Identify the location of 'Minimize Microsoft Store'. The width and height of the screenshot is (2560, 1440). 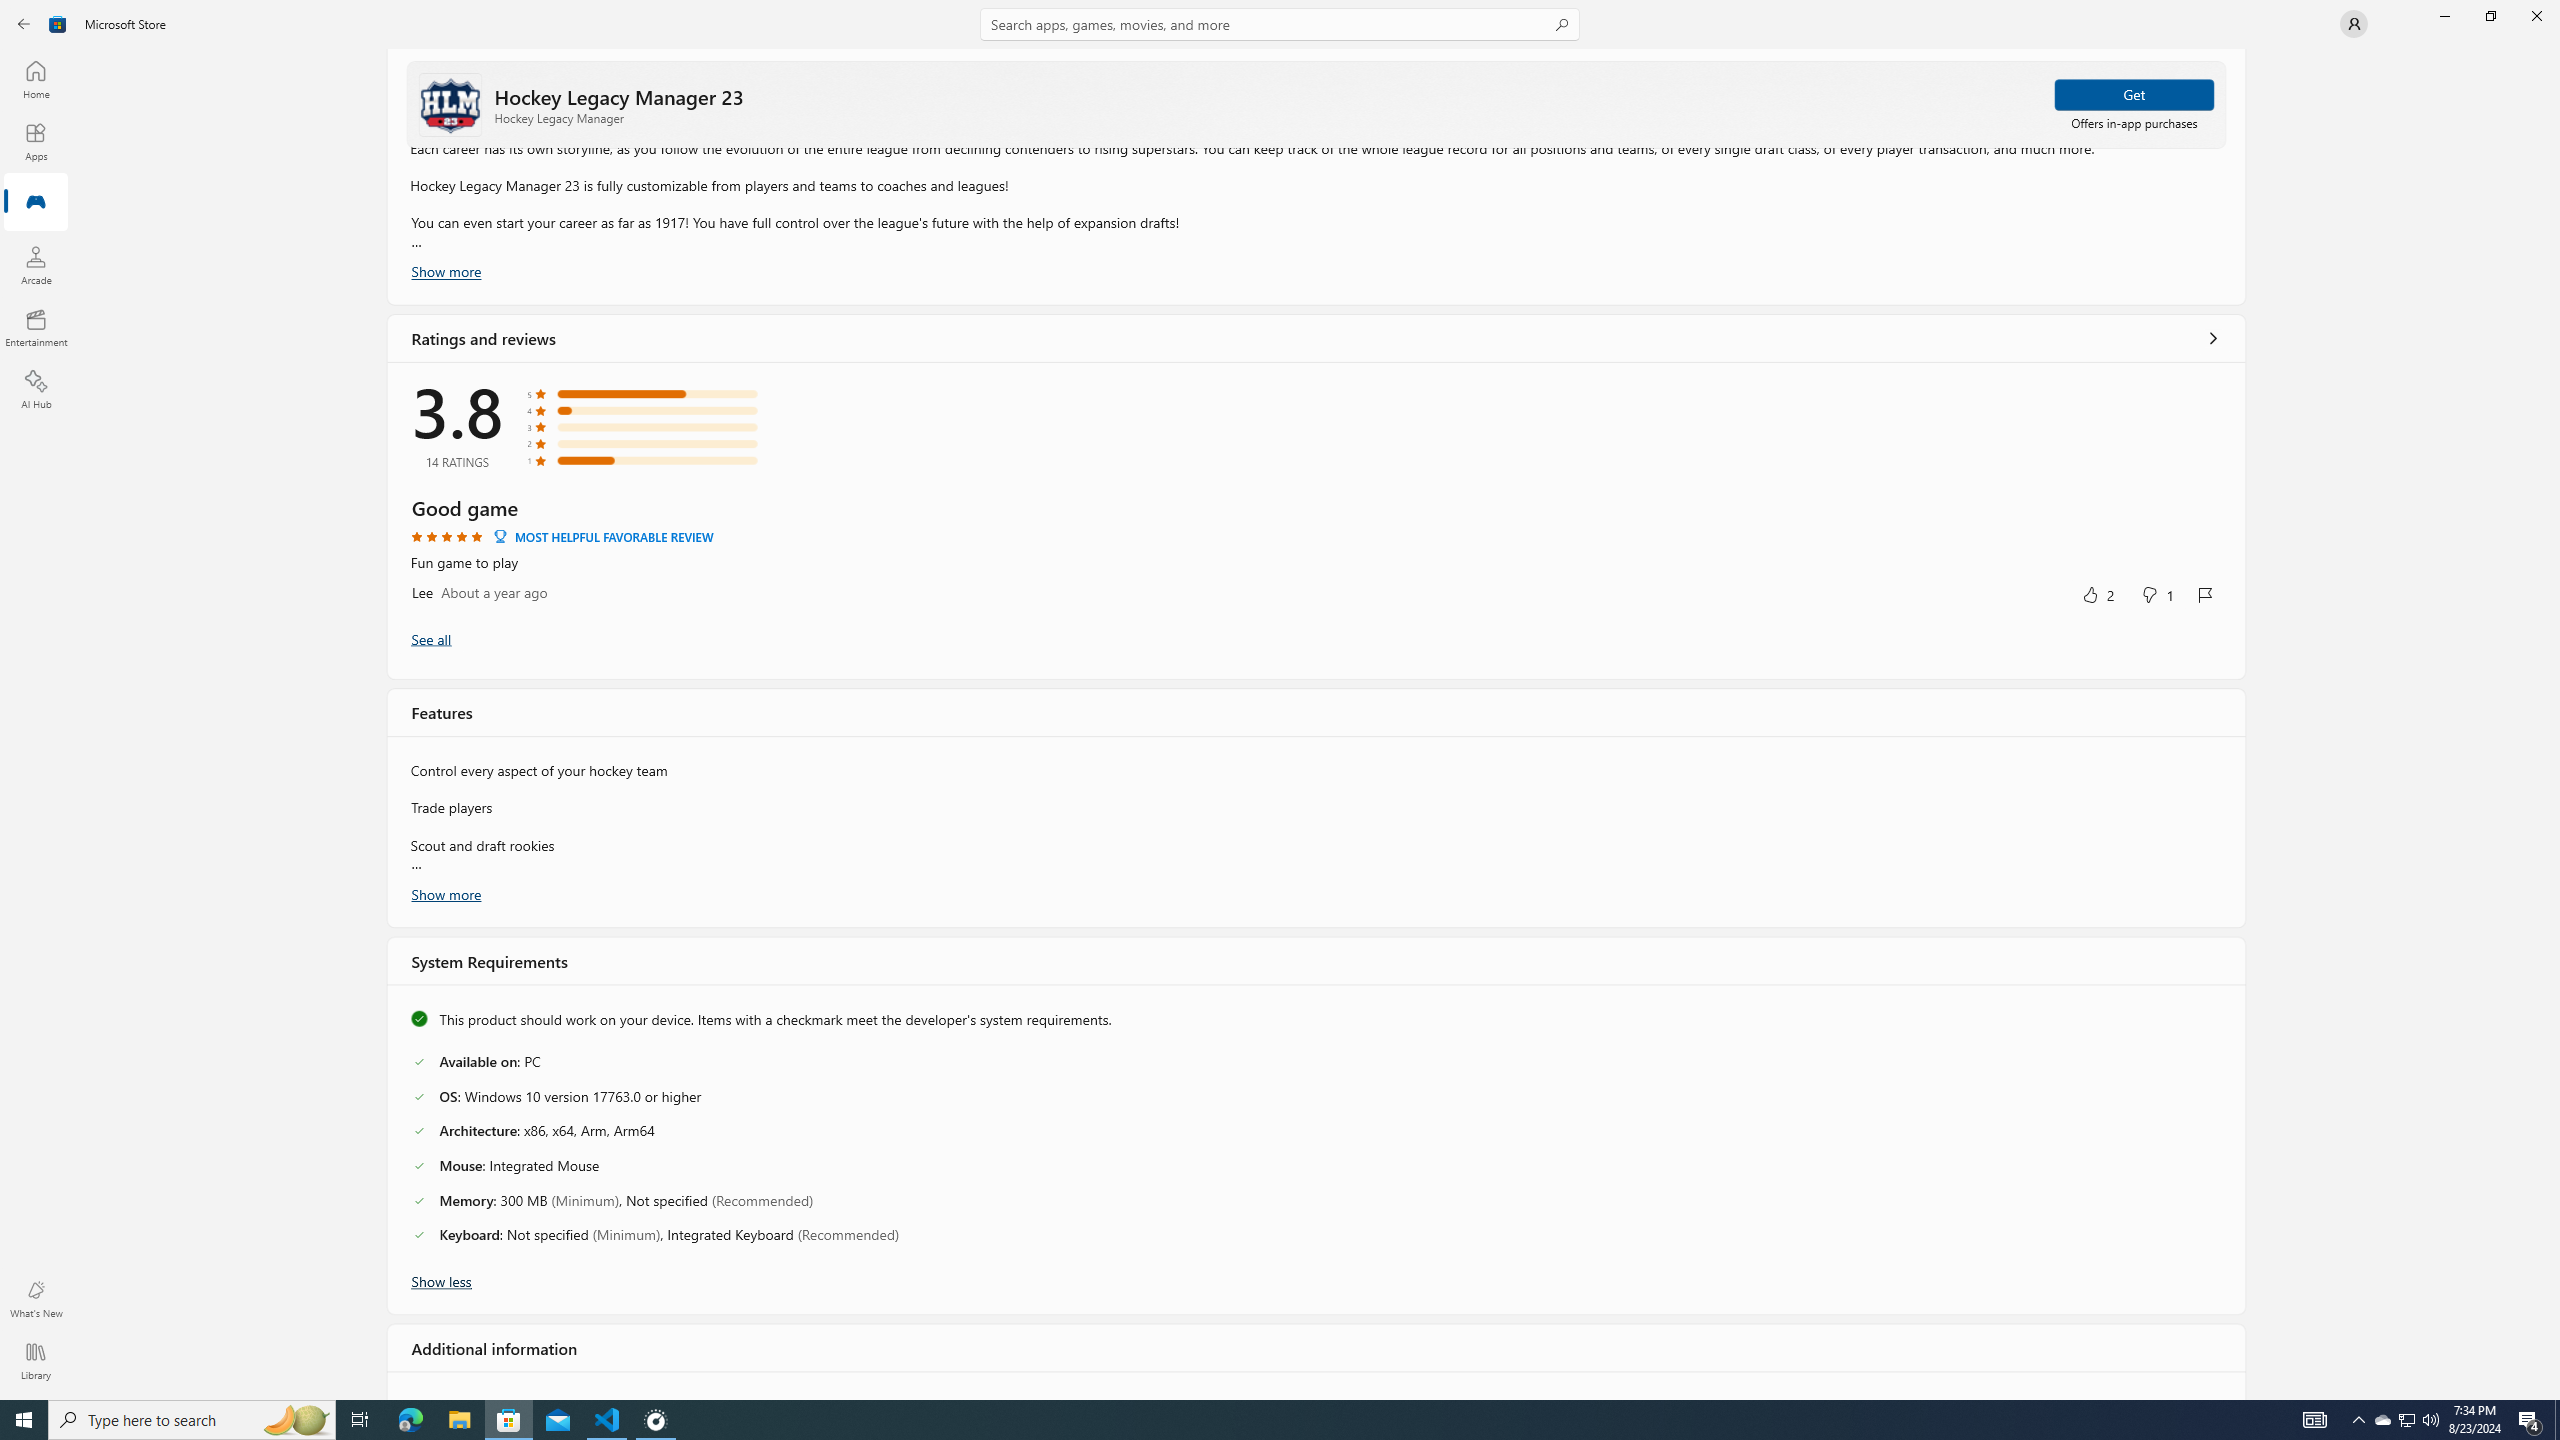
(2443, 15).